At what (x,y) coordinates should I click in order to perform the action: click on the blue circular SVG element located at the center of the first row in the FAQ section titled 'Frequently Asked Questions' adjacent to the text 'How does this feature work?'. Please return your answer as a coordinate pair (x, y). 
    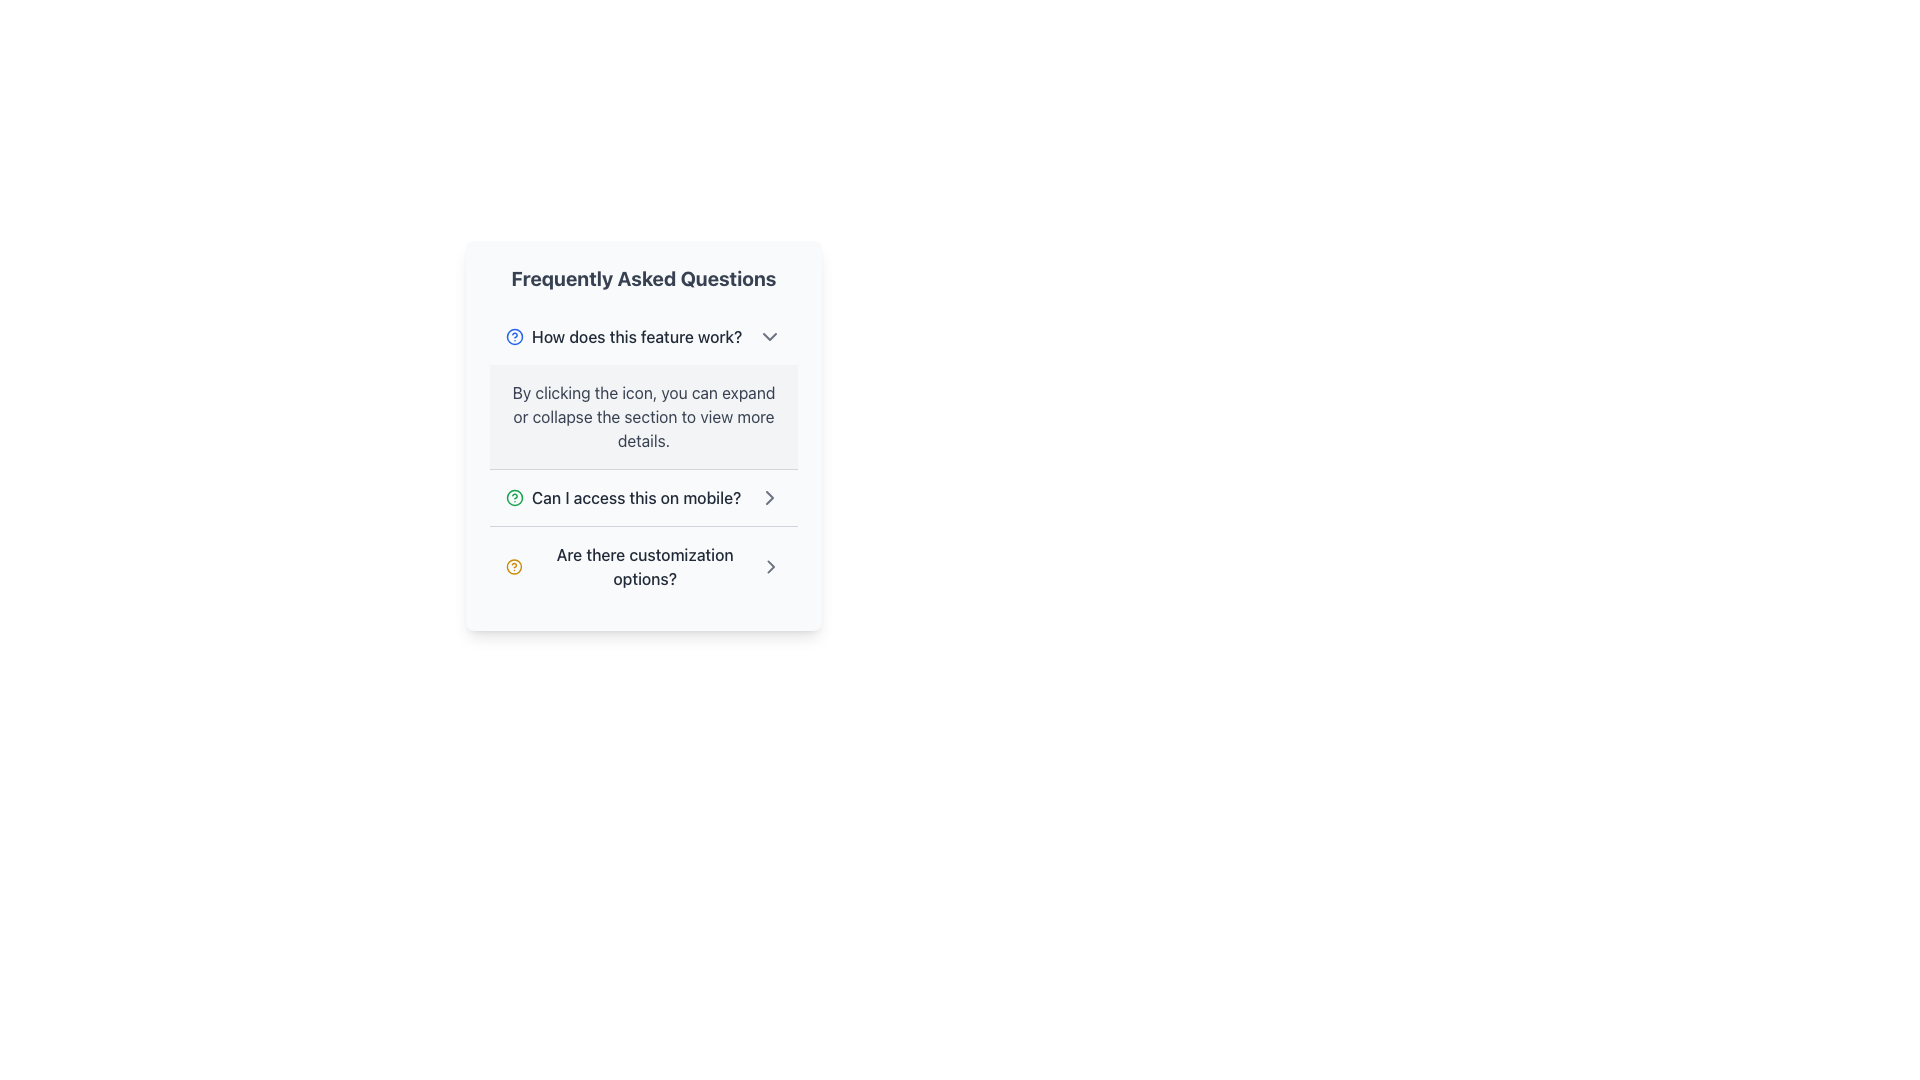
    Looking at the image, I should click on (514, 335).